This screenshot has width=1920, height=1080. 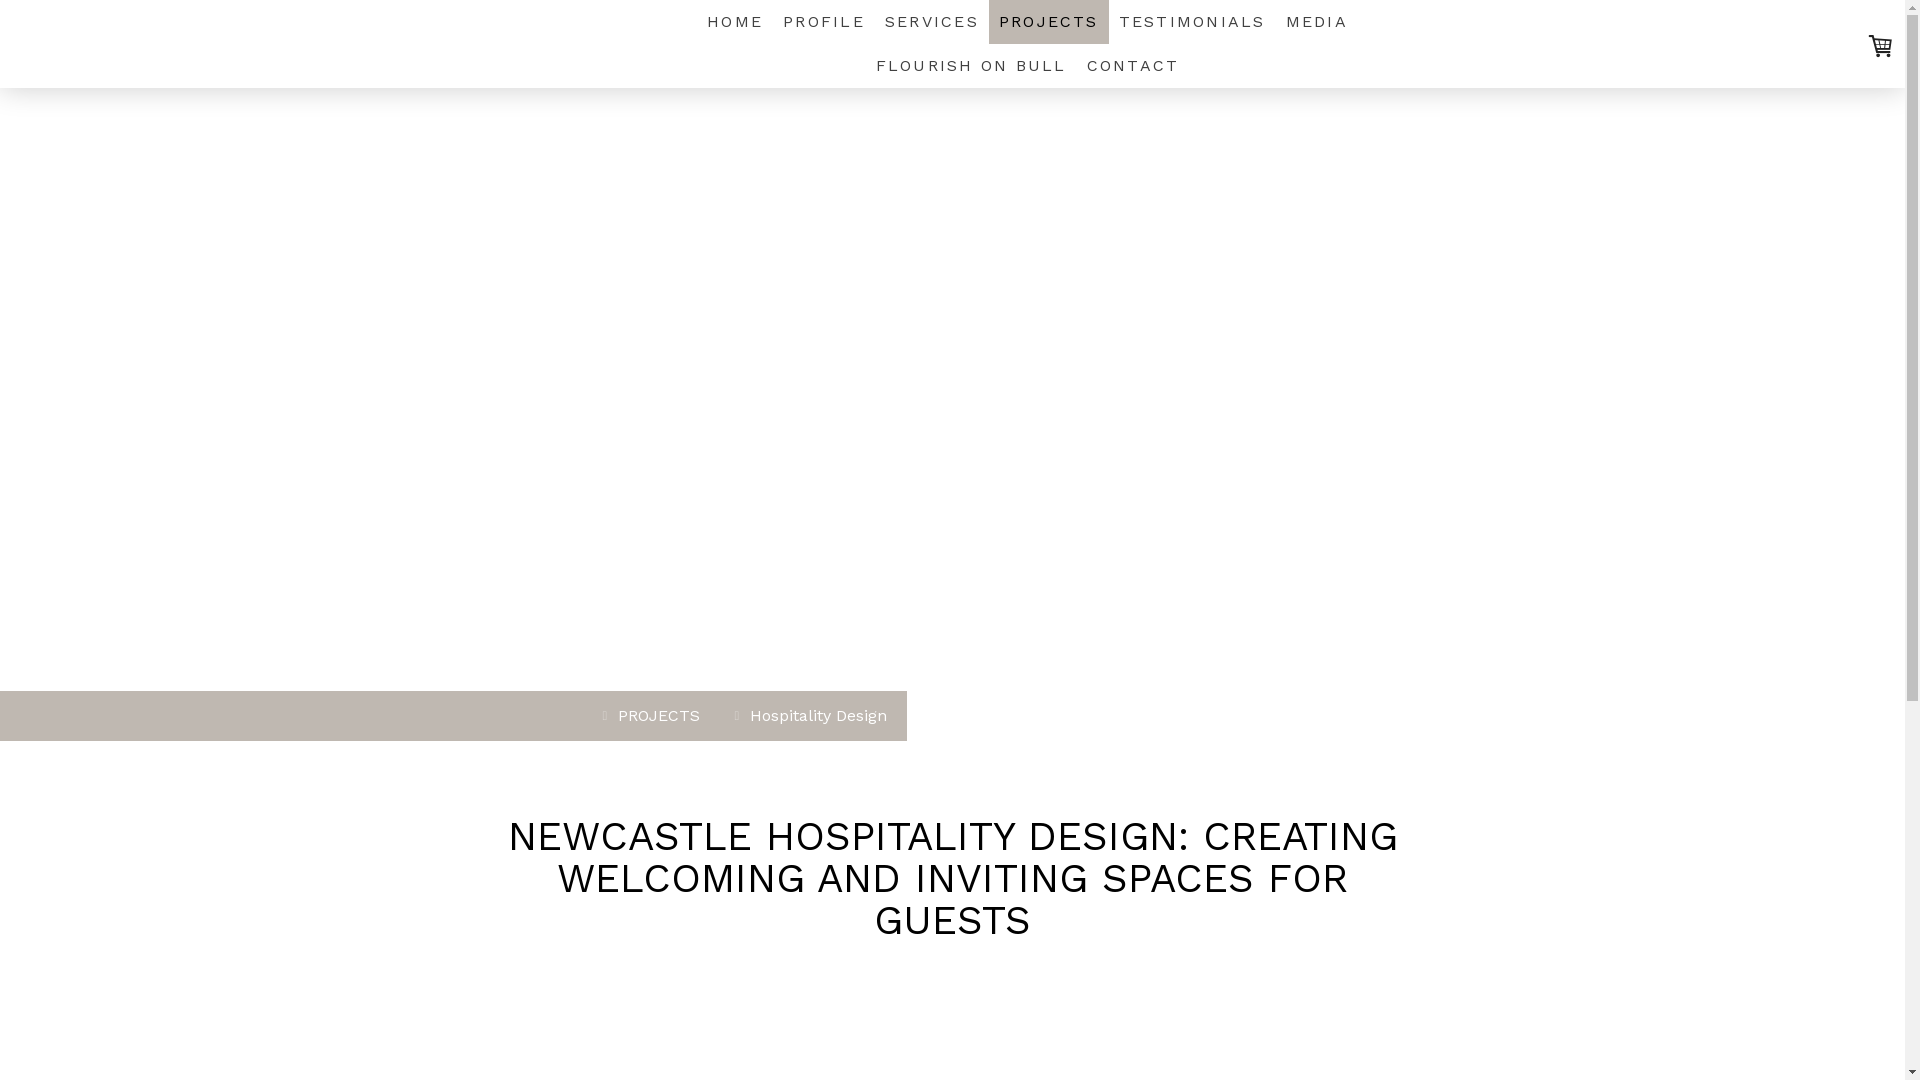 I want to click on 'PROFILE', so click(x=824, y=22).